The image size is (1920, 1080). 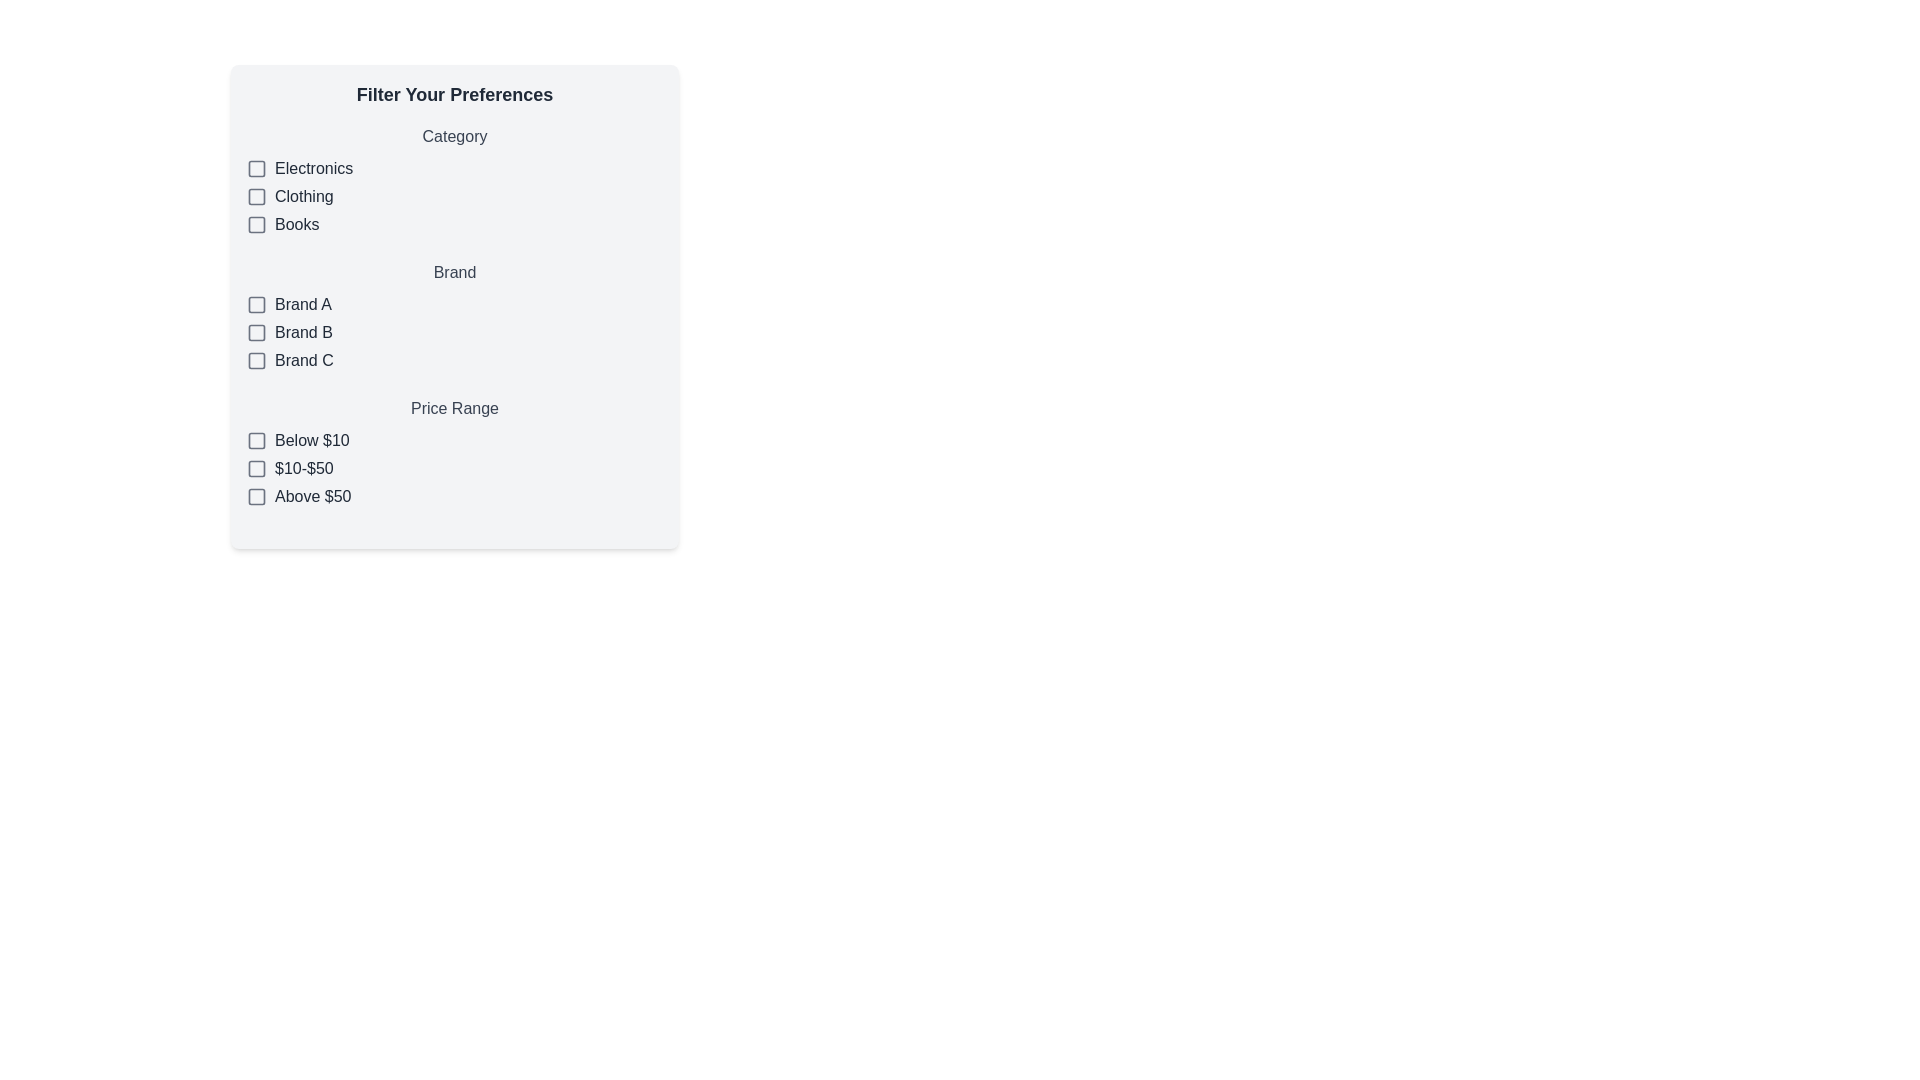 What do you see at coordinates (454, 273) in the screenshot?
I see `the header text label that serves as a title for the list of brand options, located in the middle of the form interface under the 'Category' section` at bounding box center [454, 273].